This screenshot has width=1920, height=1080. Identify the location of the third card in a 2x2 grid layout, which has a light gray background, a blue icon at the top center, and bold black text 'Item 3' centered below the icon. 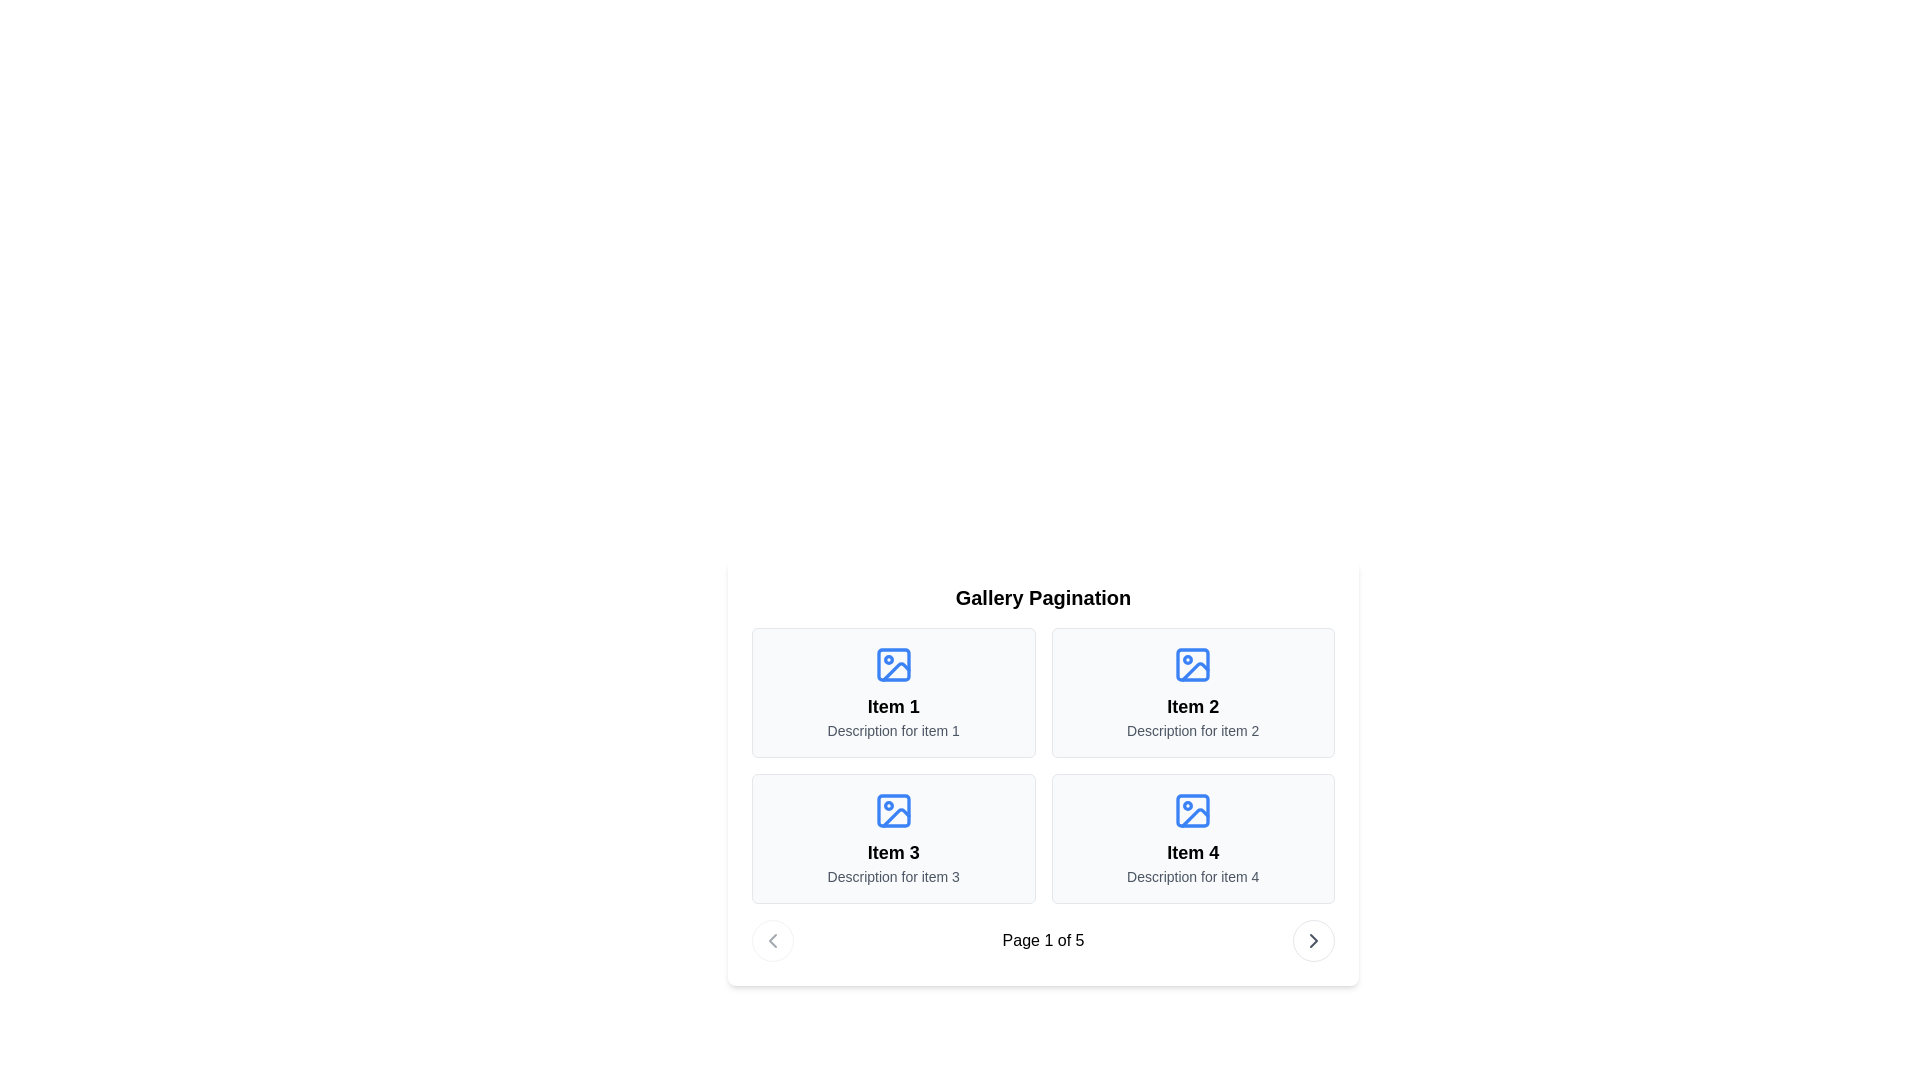
(892, 839).